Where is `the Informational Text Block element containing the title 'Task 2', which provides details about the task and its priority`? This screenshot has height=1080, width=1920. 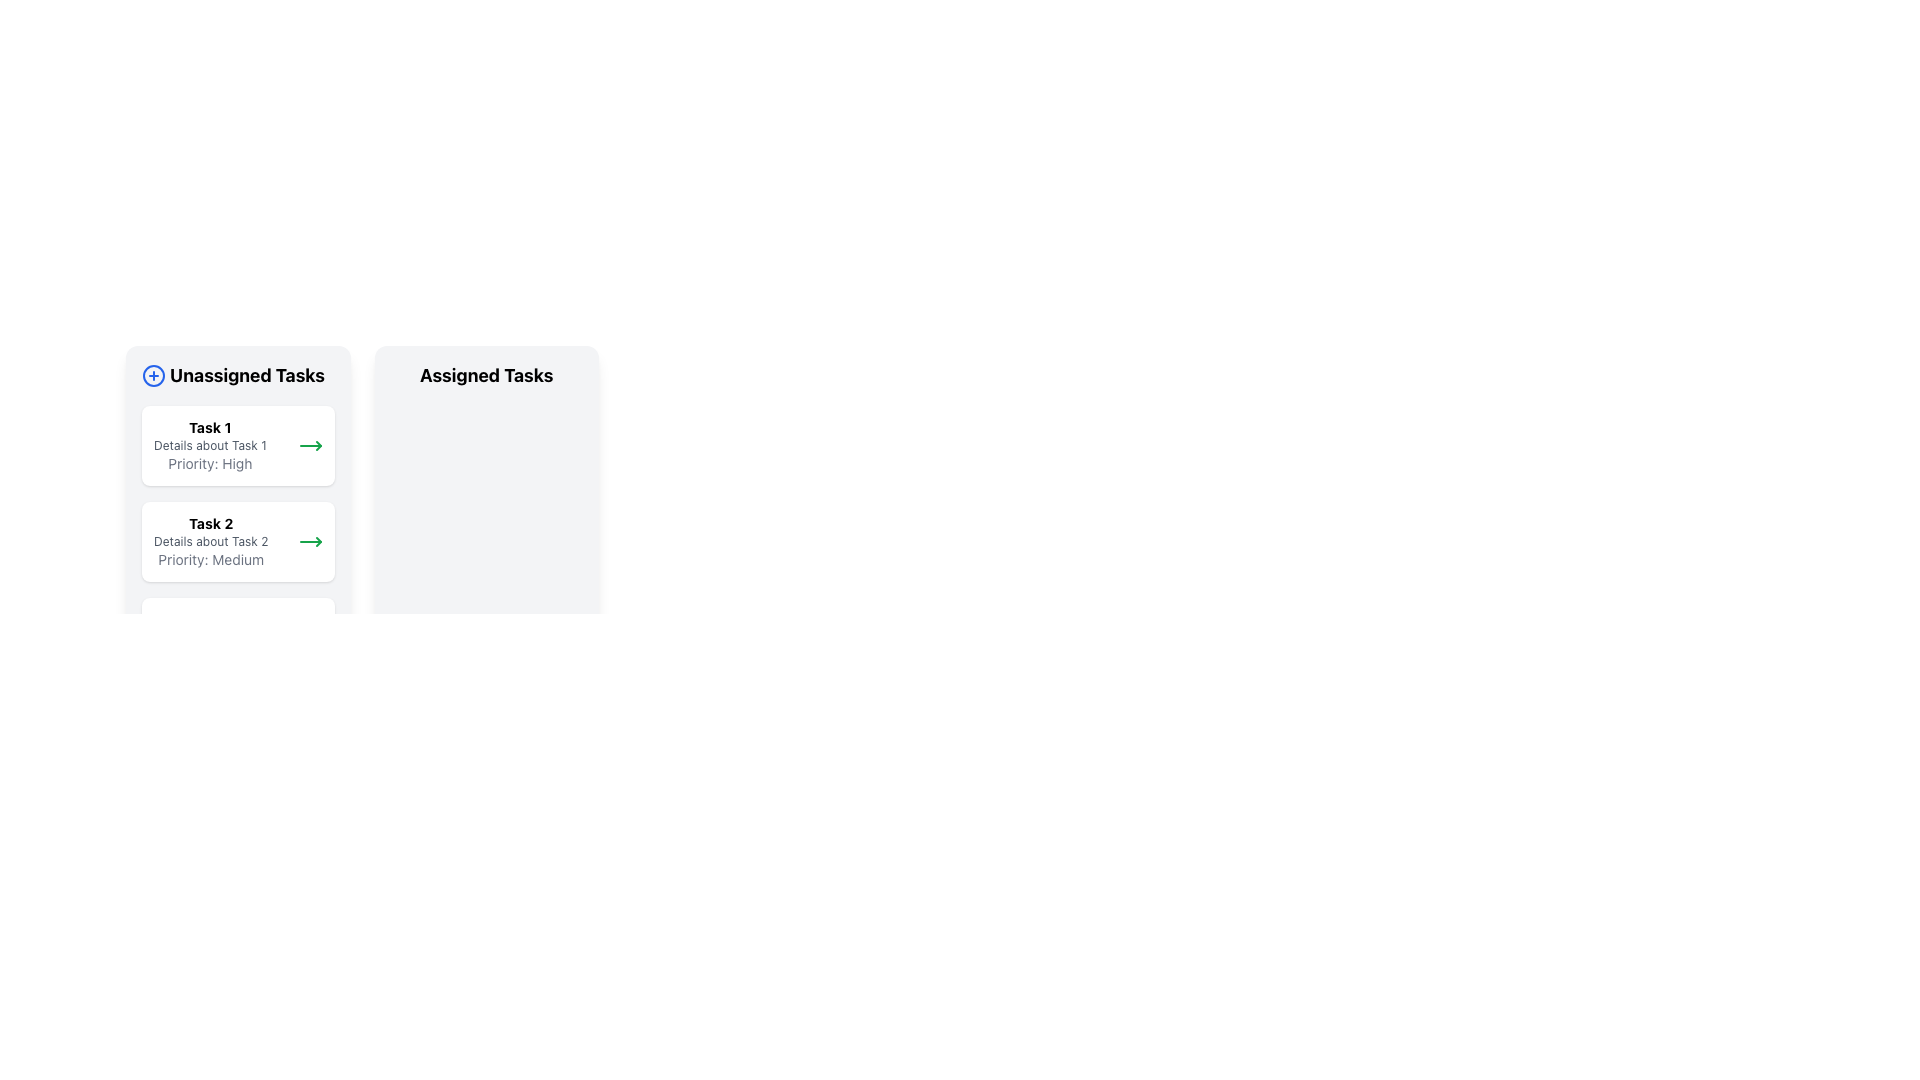
the Informational Text Block element containing the title 'Task 2', which provides details about the task and its priority is located at coordinates (211, 542).